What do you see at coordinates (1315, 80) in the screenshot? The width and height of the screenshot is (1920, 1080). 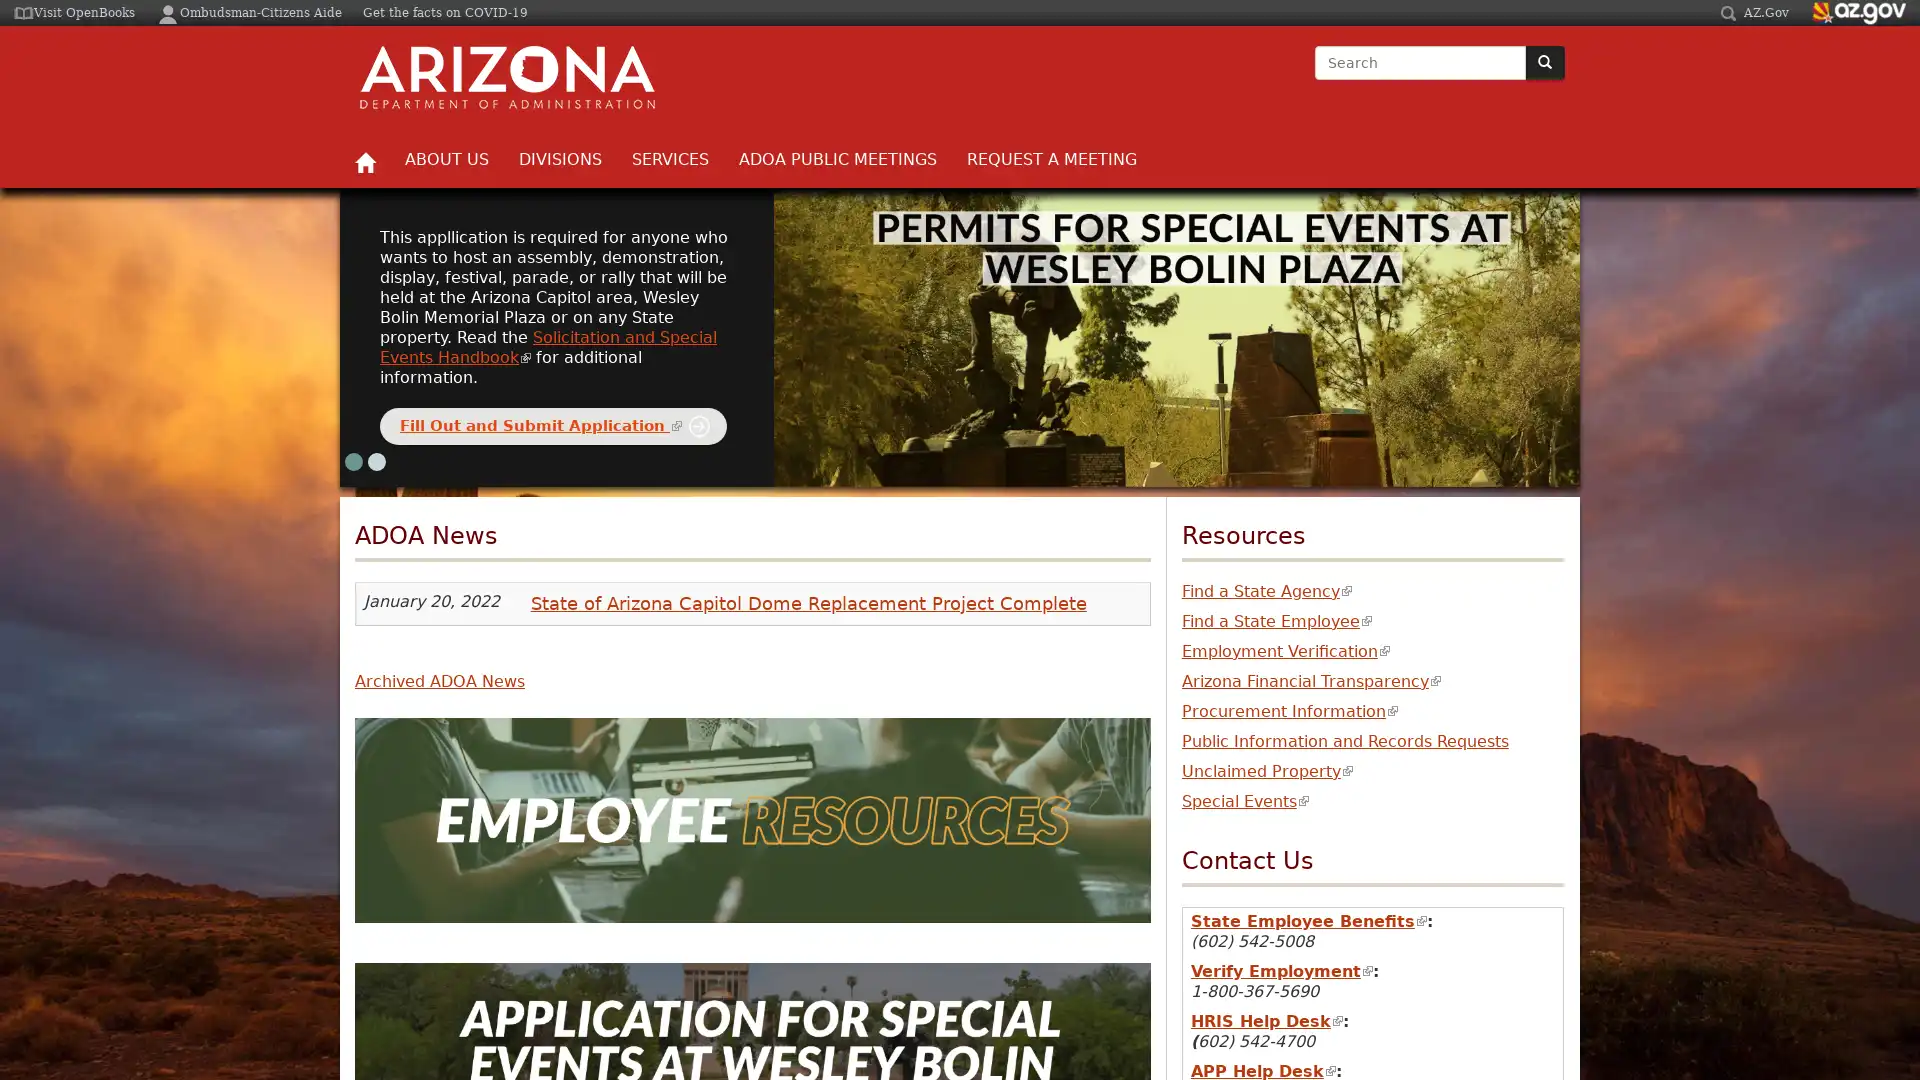 I see `Search` at bounding box center [1315, 80].